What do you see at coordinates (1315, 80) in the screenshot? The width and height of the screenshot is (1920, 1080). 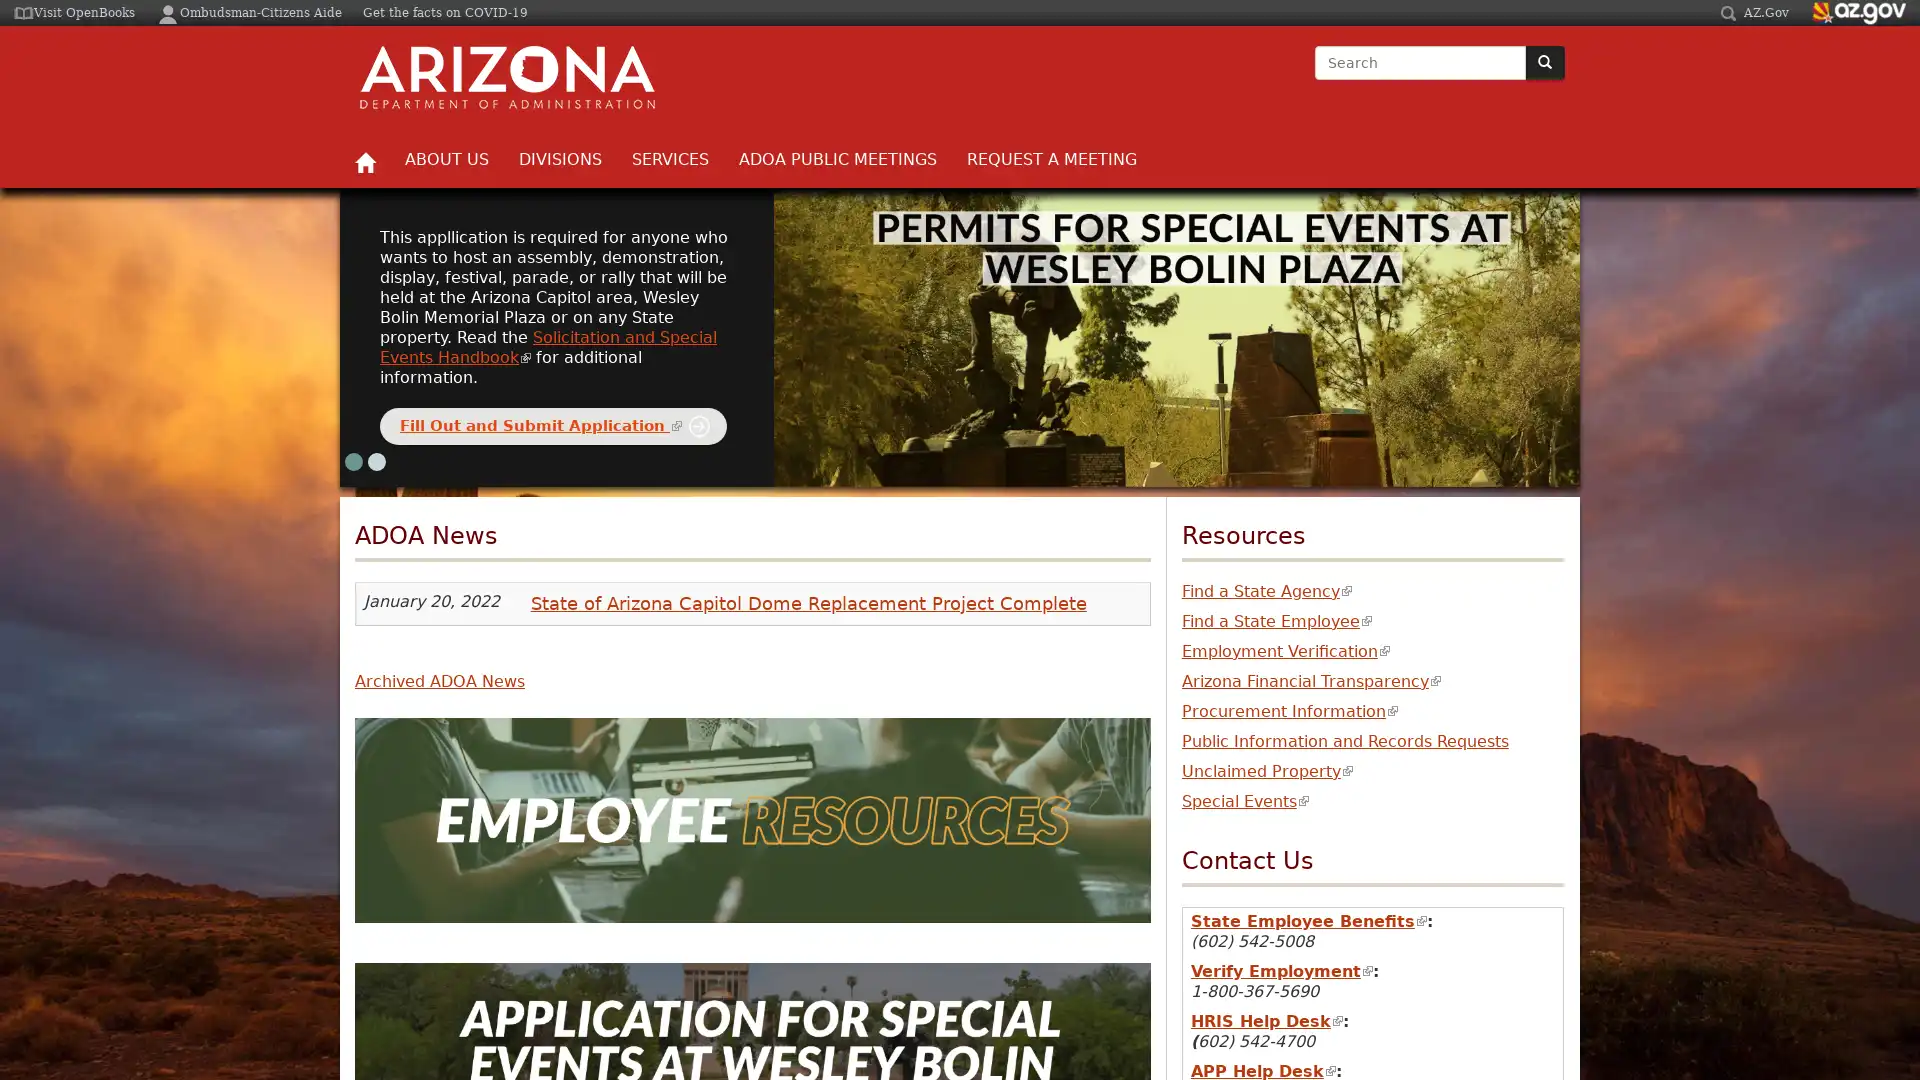 I see `Search` at bounding box center [1315, 80].